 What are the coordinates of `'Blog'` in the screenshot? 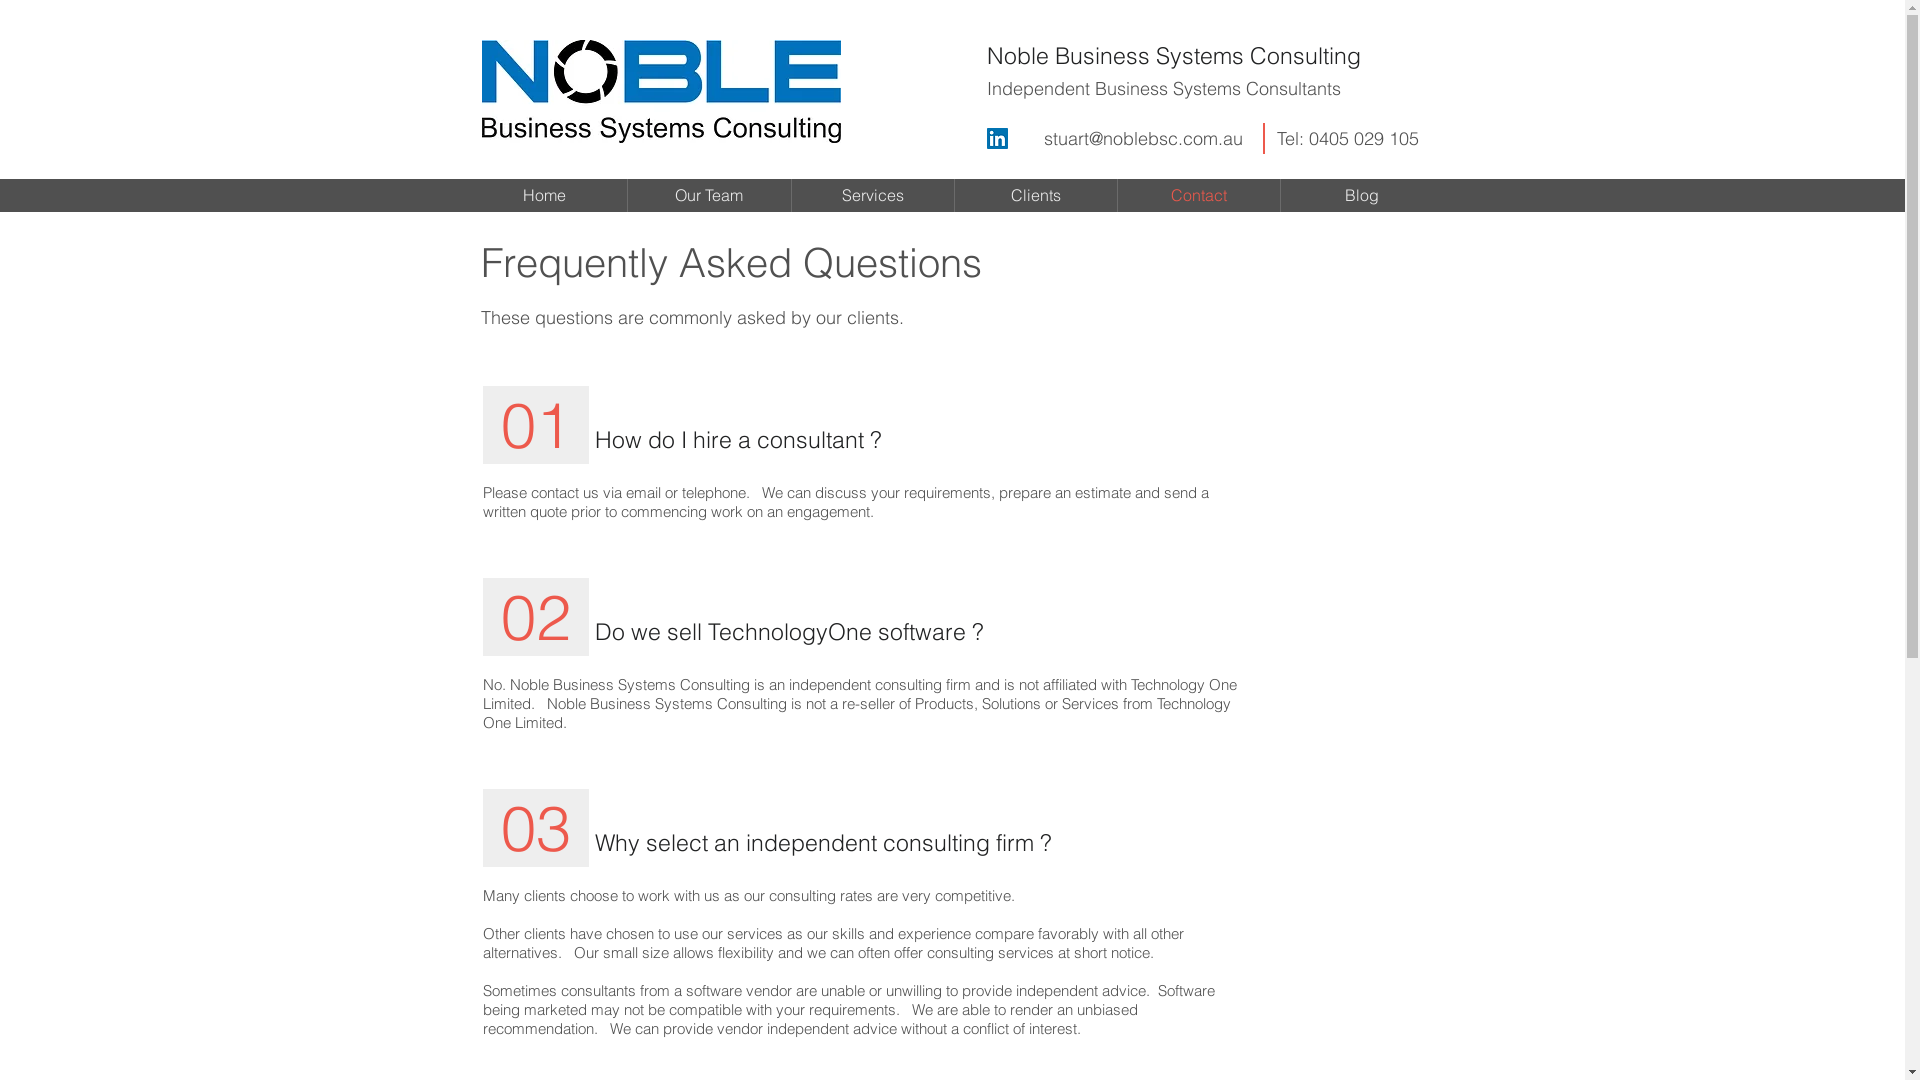 It's located at (1360, 195).